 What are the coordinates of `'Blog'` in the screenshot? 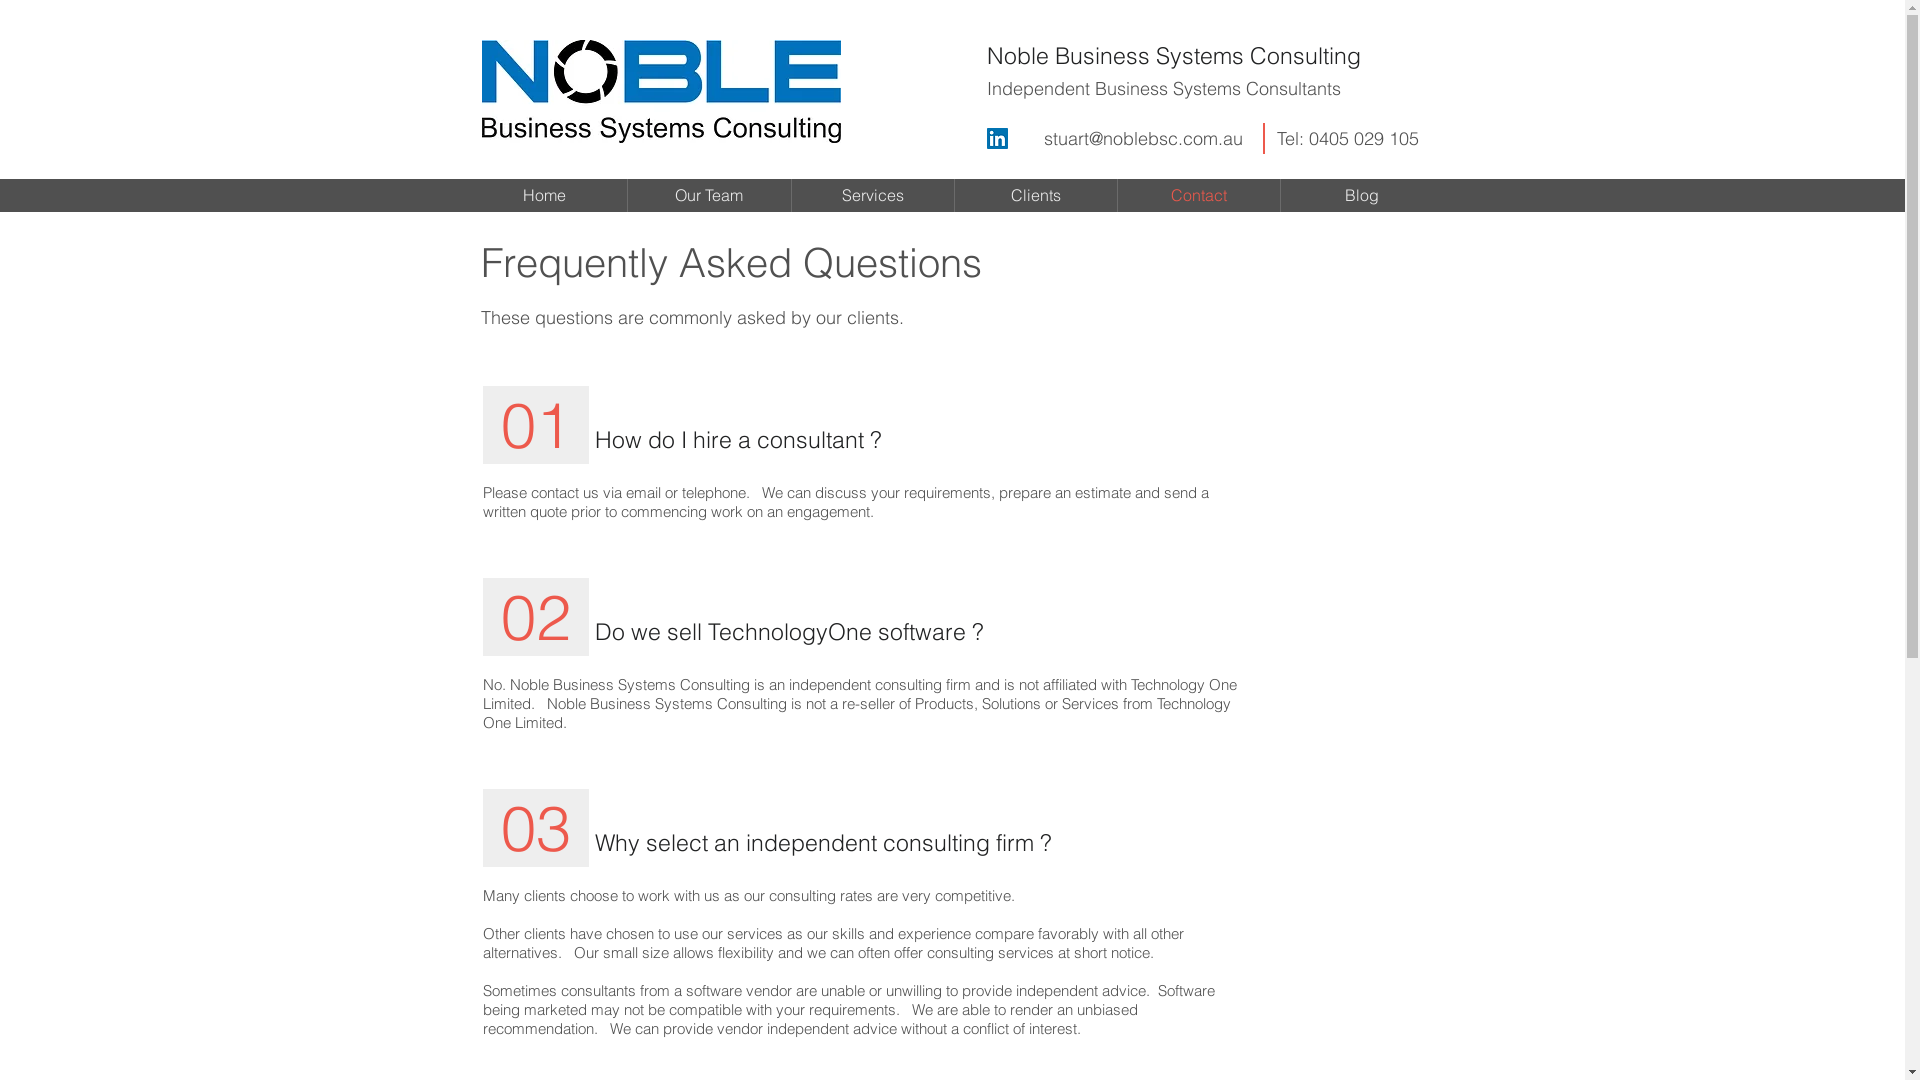 It's located at (1360, 195).